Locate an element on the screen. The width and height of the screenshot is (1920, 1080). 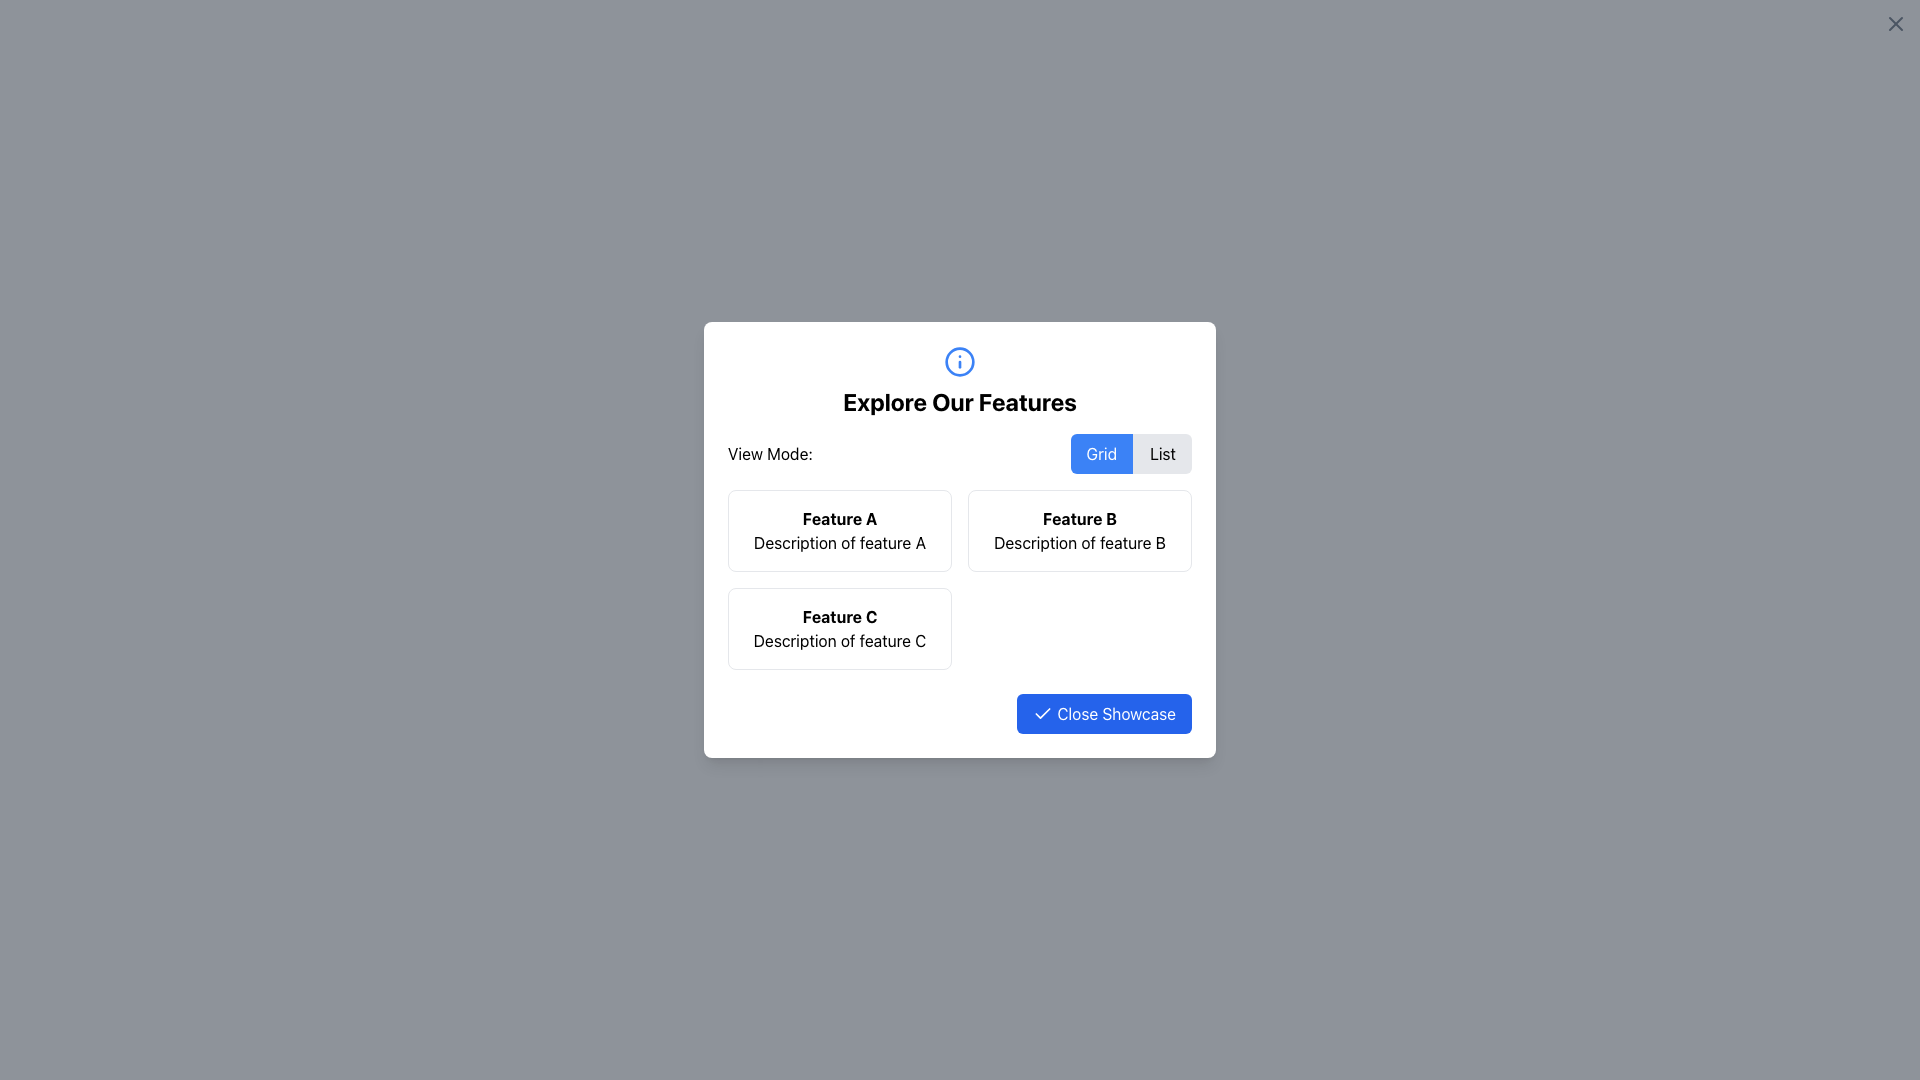
the close button located at the top-right corner of the modal dialog to change its icon color is located at coordinates (1895, 23).